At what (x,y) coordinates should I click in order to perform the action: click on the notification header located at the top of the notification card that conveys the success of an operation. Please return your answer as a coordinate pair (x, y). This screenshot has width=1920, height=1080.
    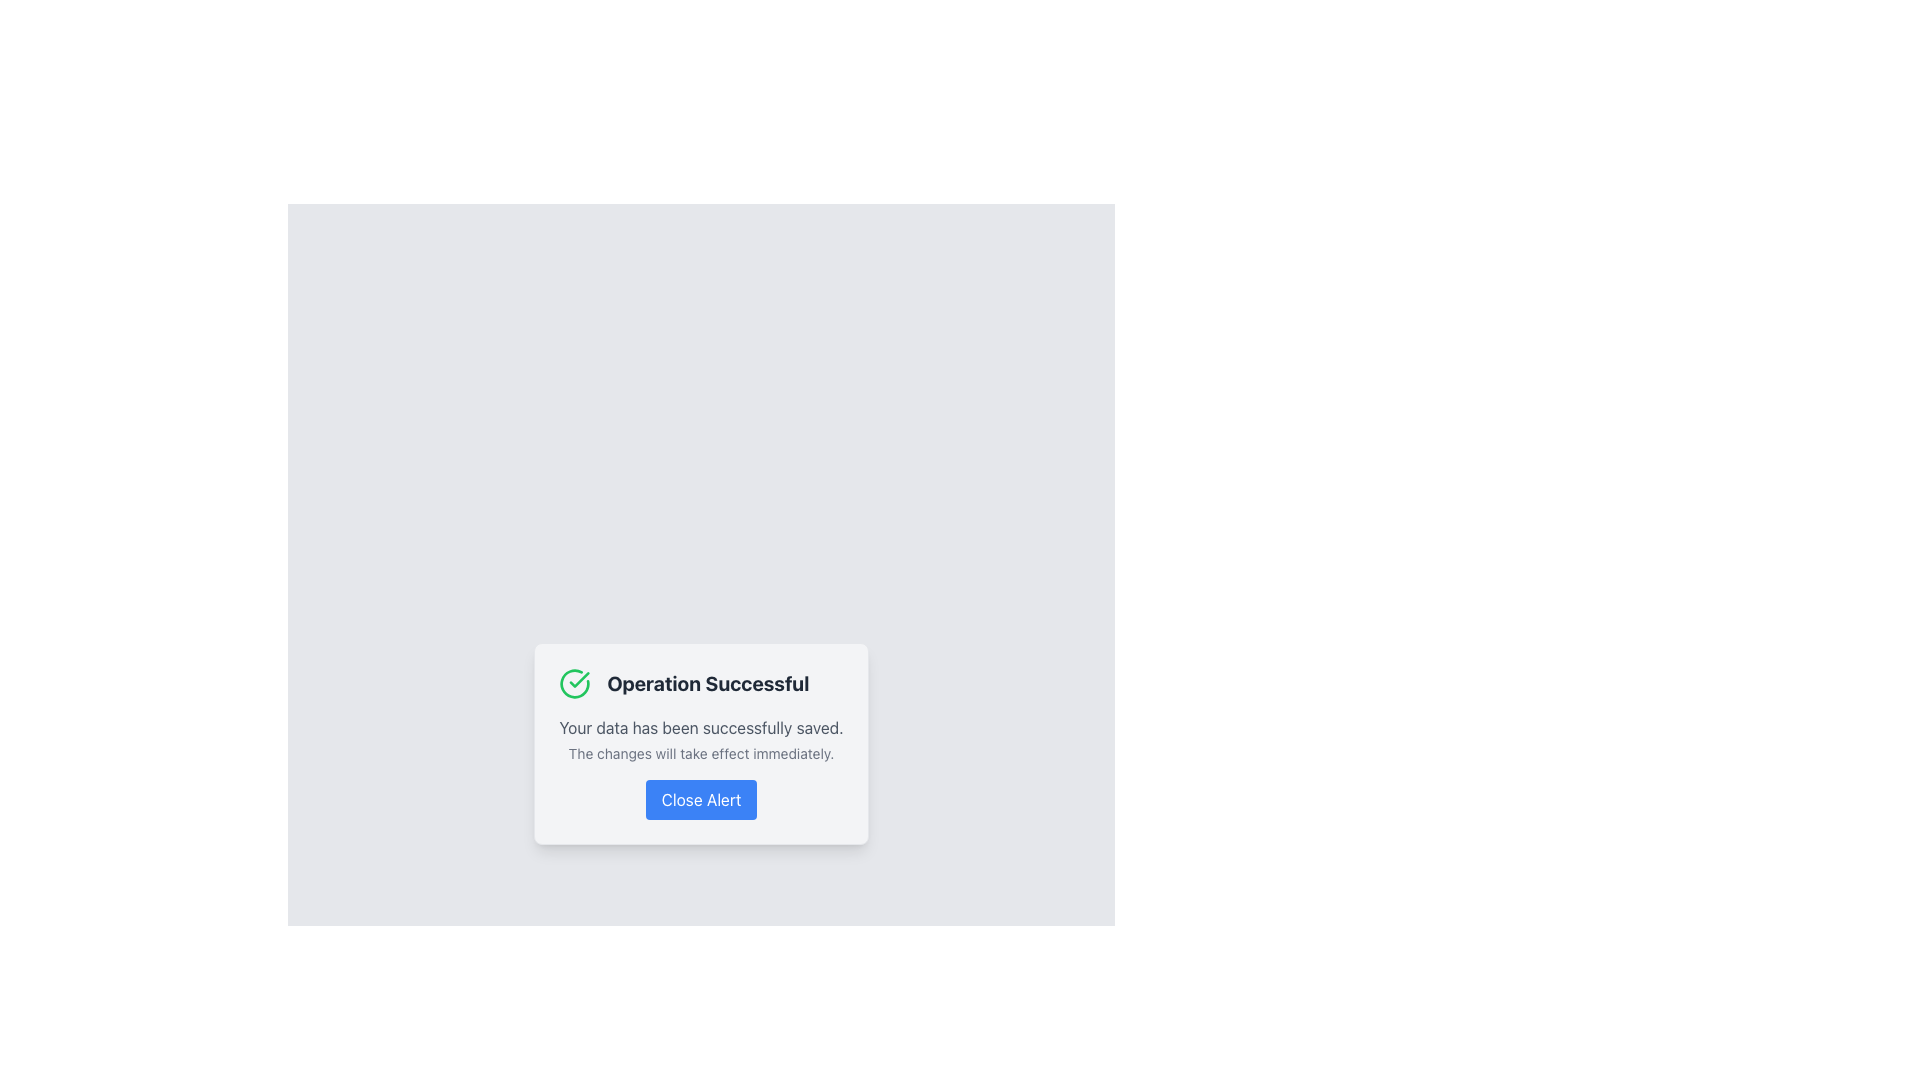
    Looking at the image, I should click on (701, 682).